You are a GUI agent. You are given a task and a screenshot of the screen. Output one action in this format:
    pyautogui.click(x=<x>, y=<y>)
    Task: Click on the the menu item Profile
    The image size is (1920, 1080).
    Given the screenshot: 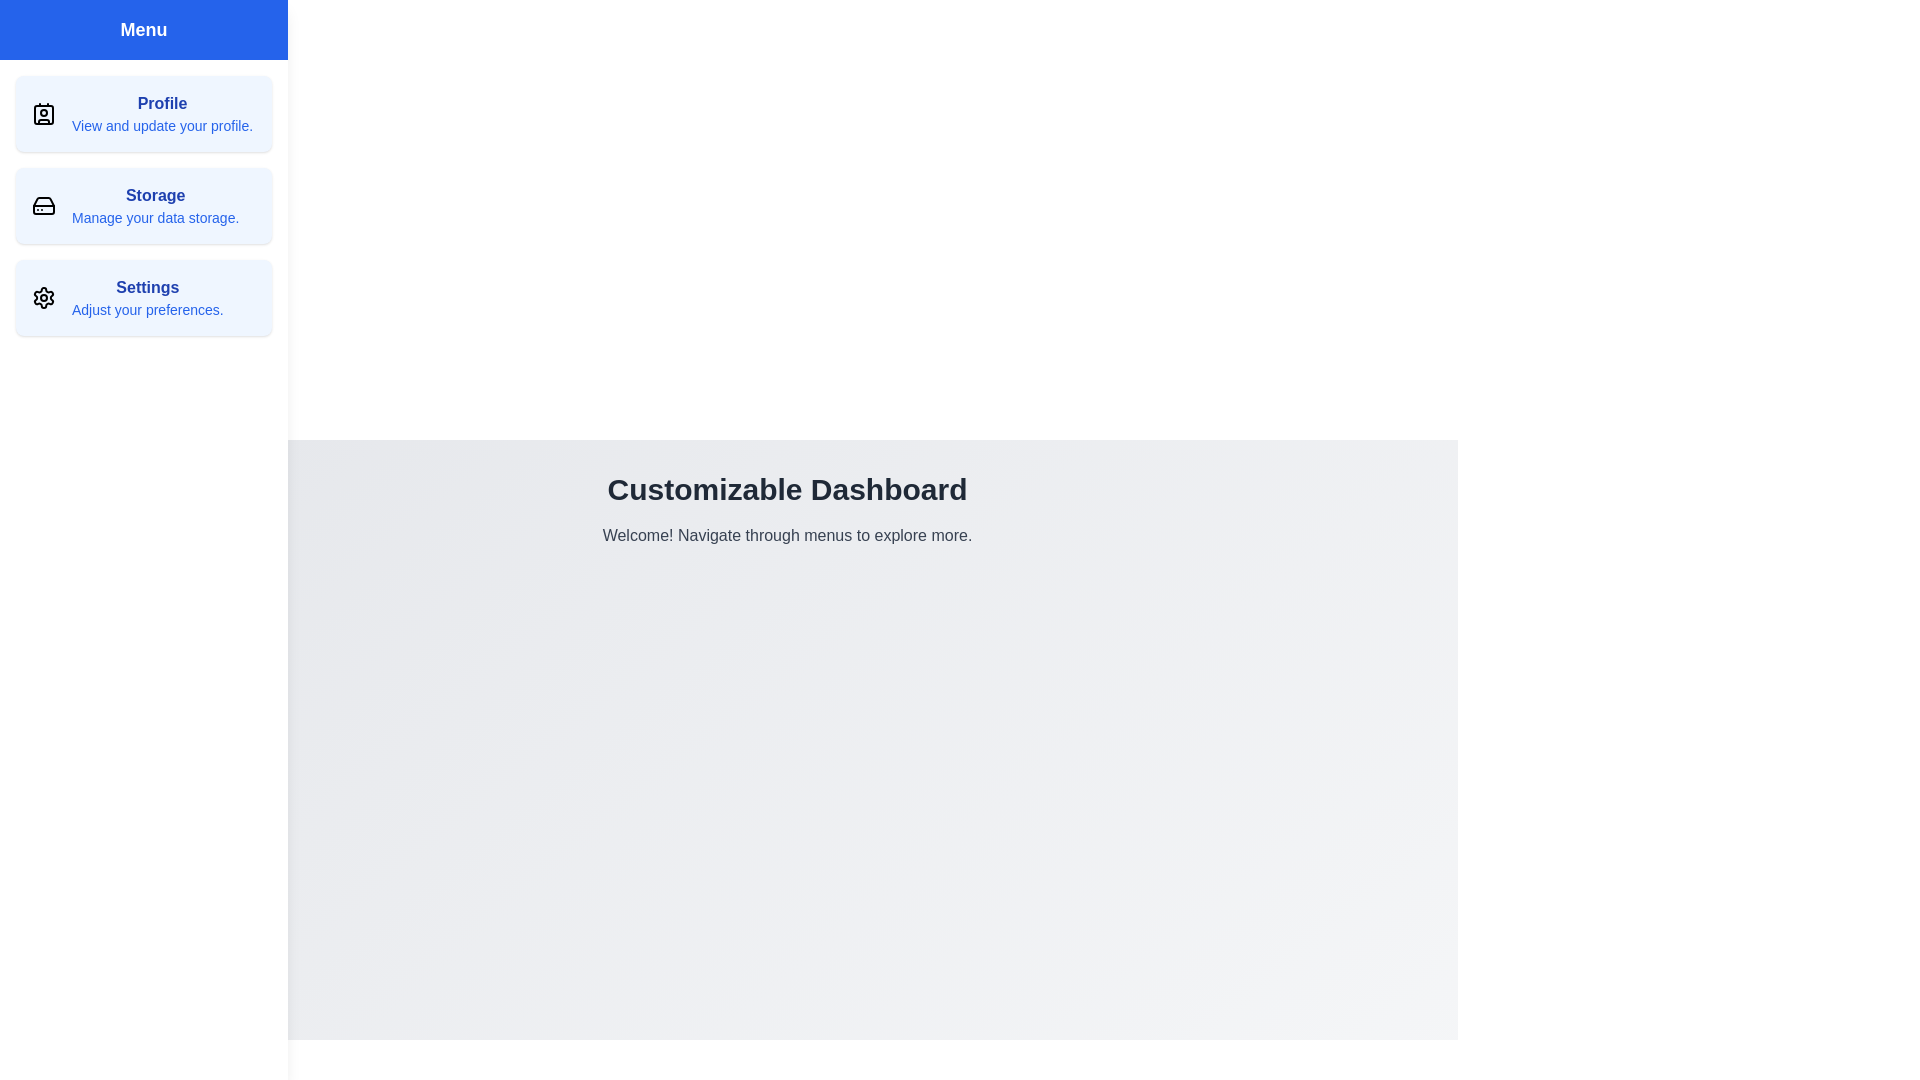 What is the action you would take?
    pyautogui.click(x=143, y=114)
    